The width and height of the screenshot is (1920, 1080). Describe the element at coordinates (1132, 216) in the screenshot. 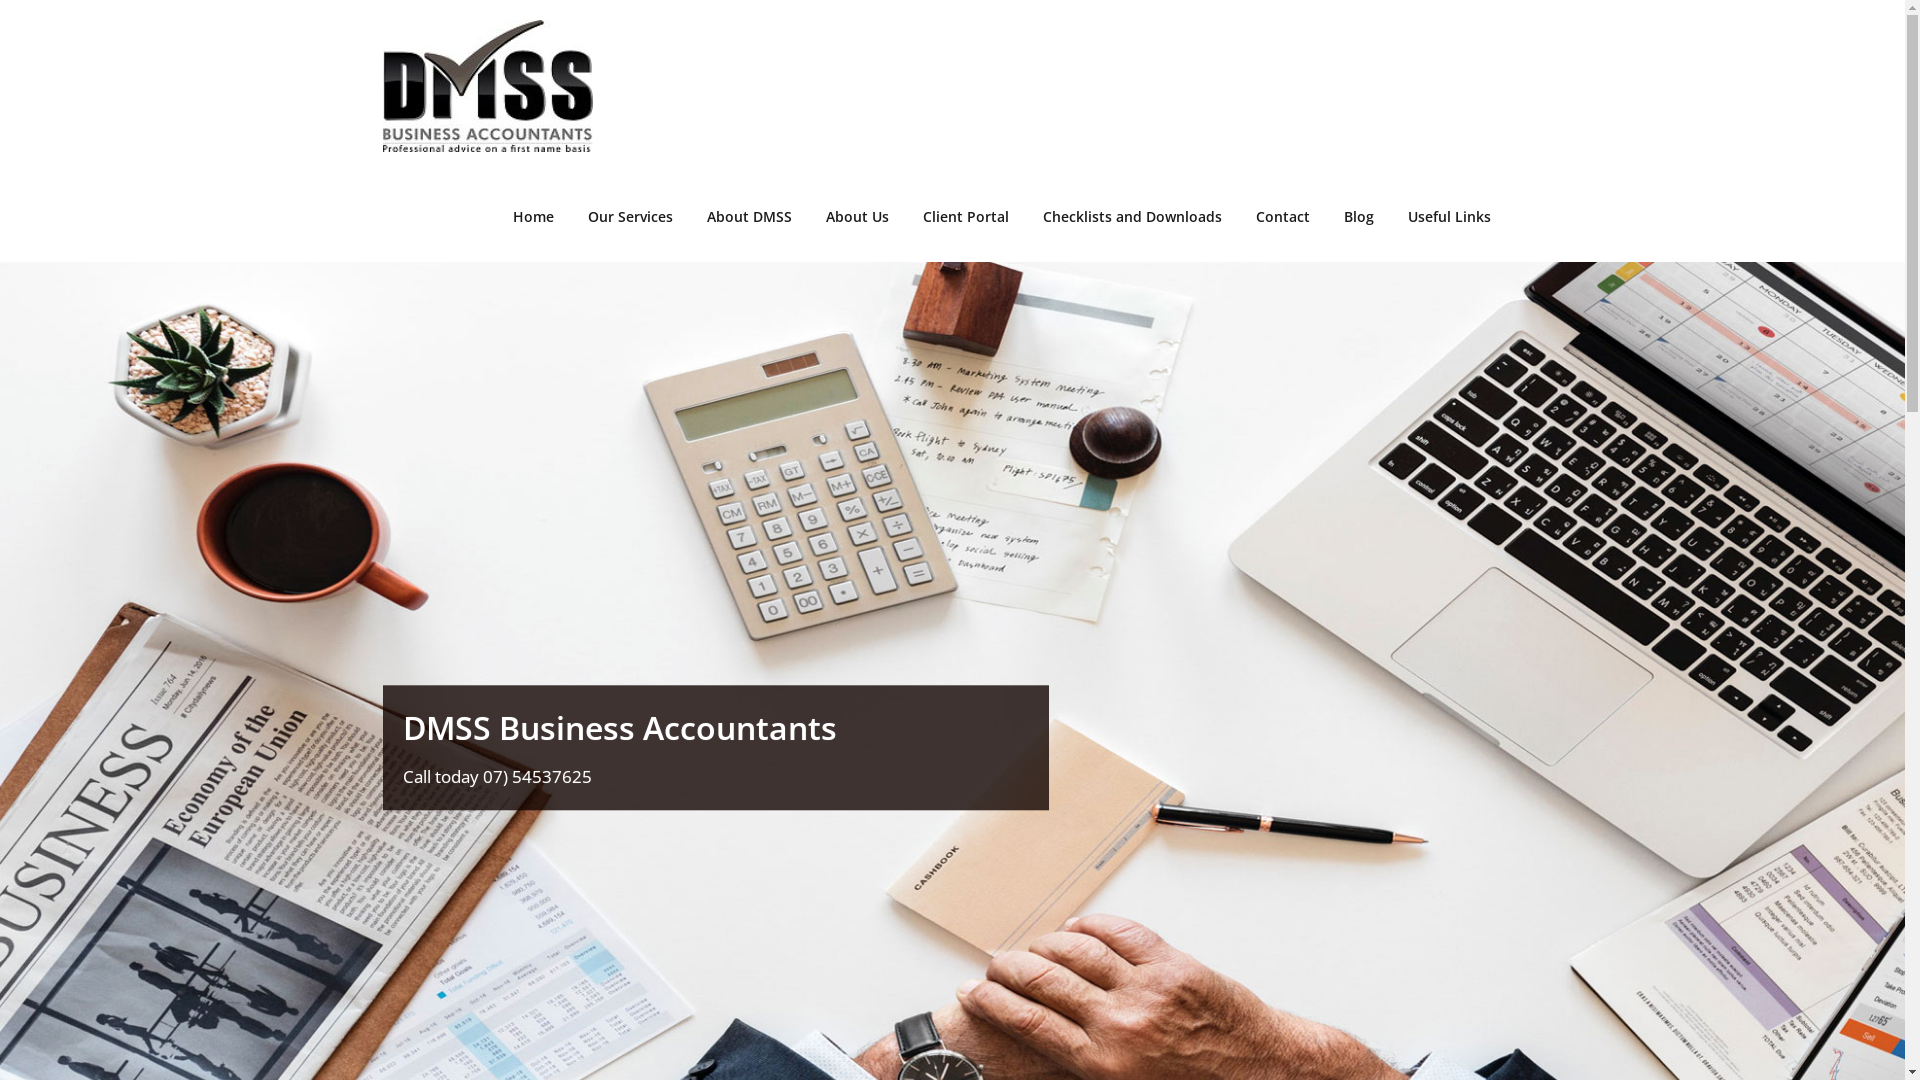

I see `'Checklists and Downloads'` at that location.